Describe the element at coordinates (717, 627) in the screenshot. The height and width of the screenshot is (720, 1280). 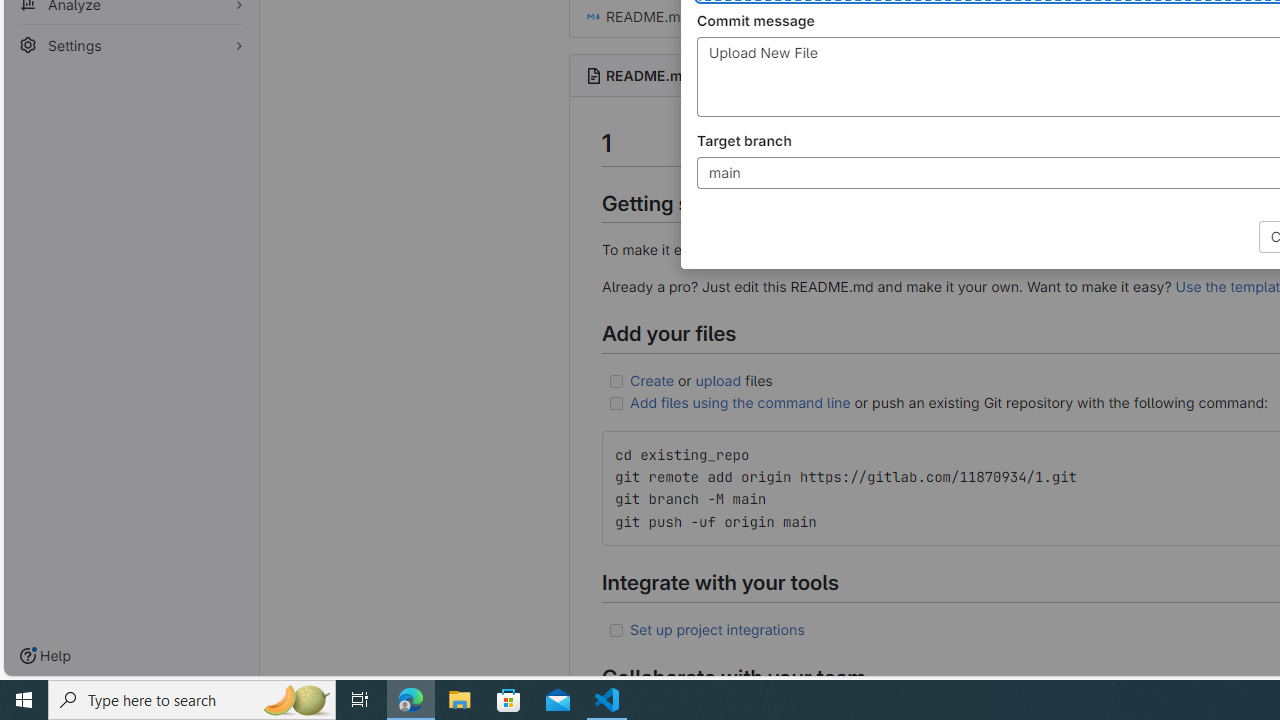
I see `'Set up project integrations'` at that location.